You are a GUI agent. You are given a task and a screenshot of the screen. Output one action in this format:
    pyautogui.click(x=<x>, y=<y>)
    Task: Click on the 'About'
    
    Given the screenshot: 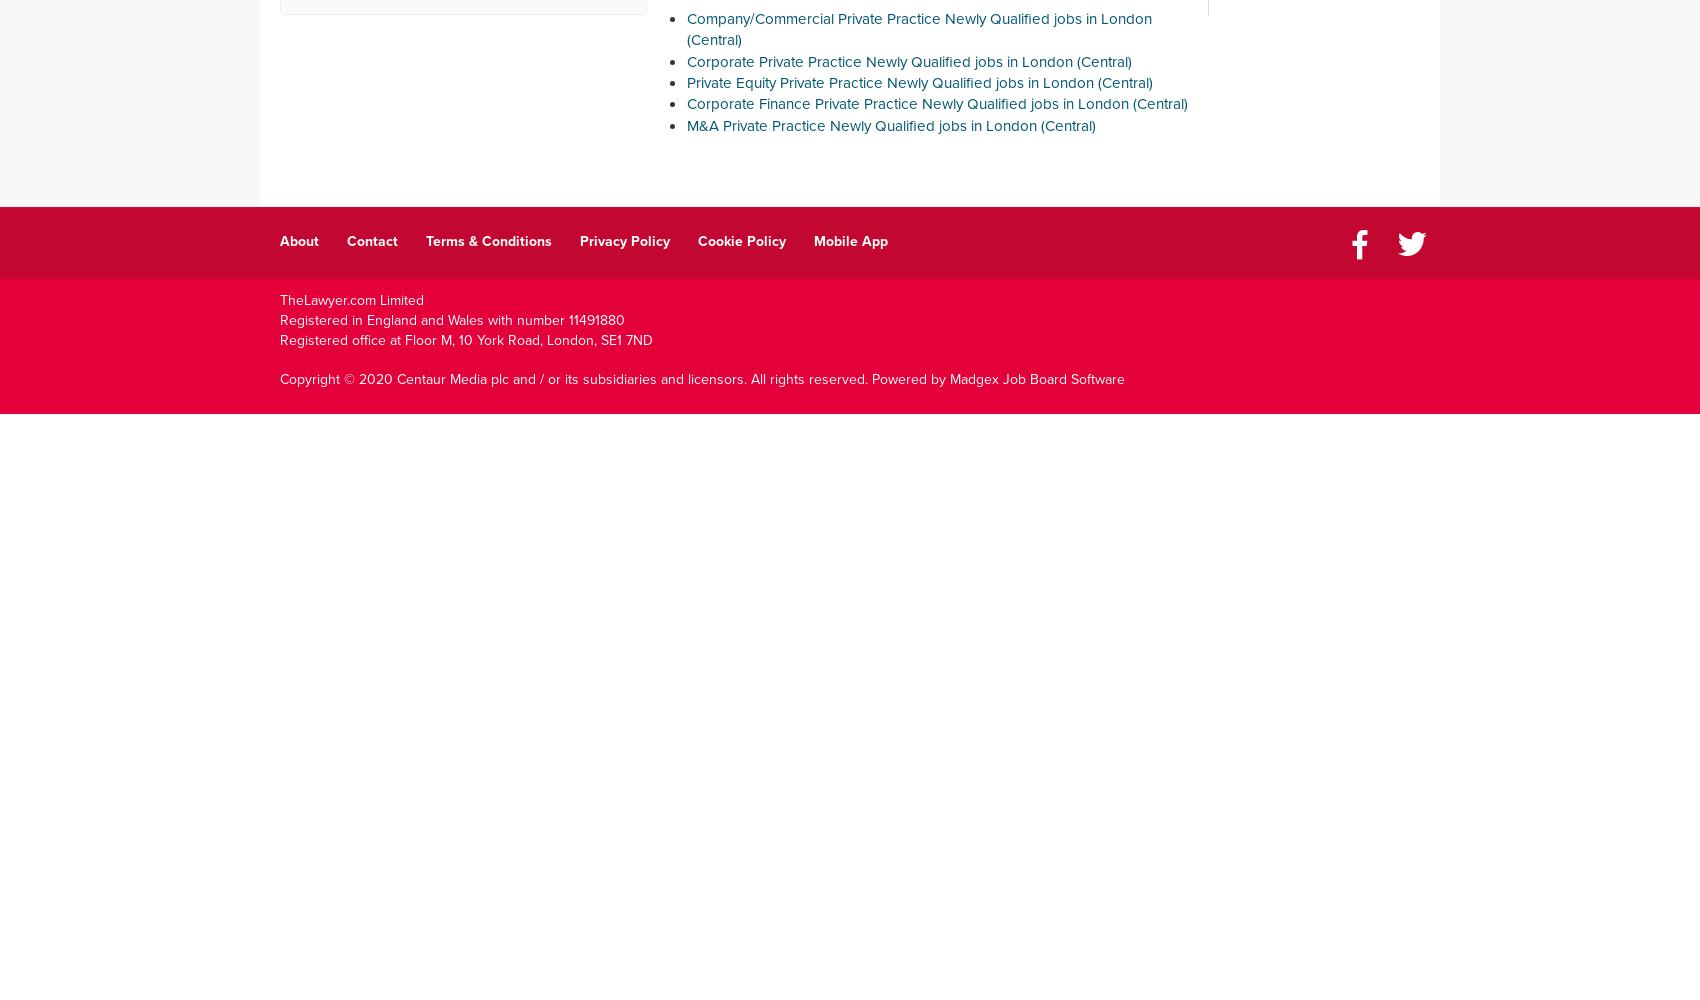 What is the action you would take?
    pyautogui.click(x=299, y=239)
    